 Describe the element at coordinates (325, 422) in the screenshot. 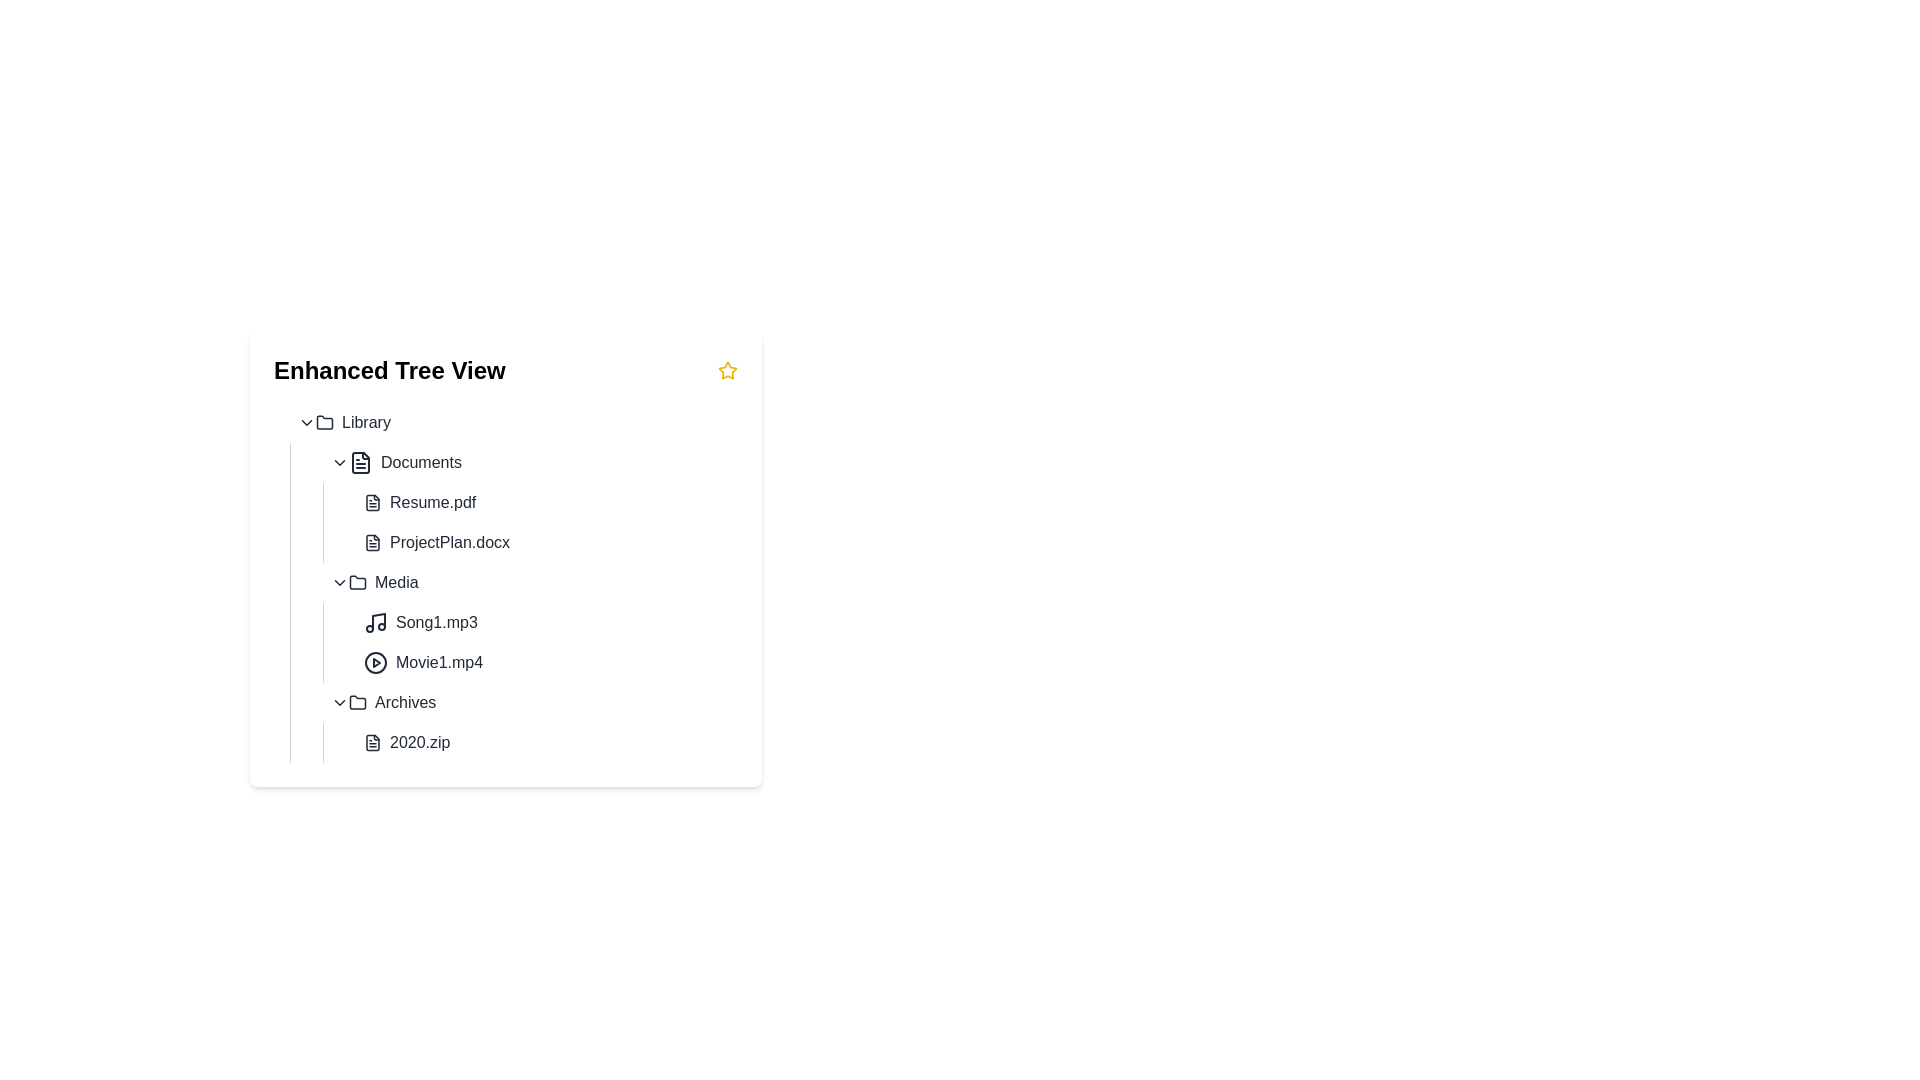

I see `the decorative folder icon representing the 'Library' section in the navigation panel, located between the chevron-down arrow icon and the 'Library' label text` at that location.